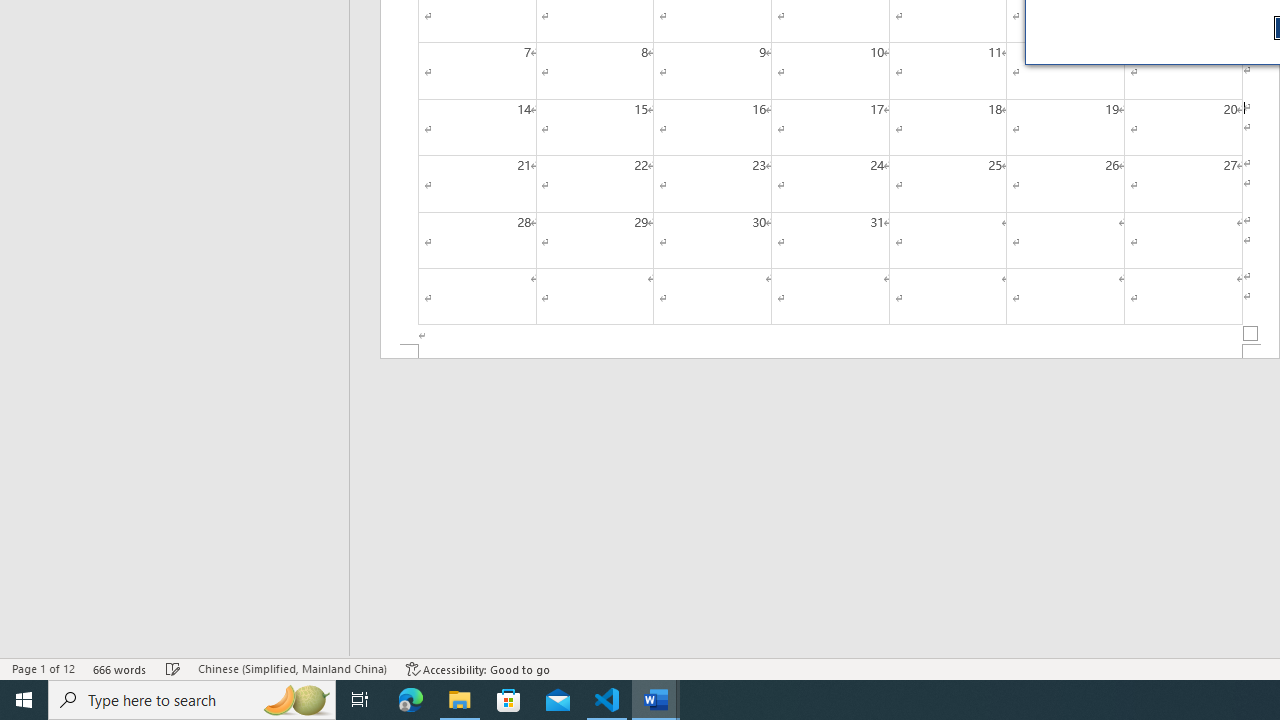 The image size is (1280, 720). What do you see at coordinates (291, 669) in the screenshot?
I see `'Language Chinese (Simplified, Mainland China)'` at bounding box center [291, 669].